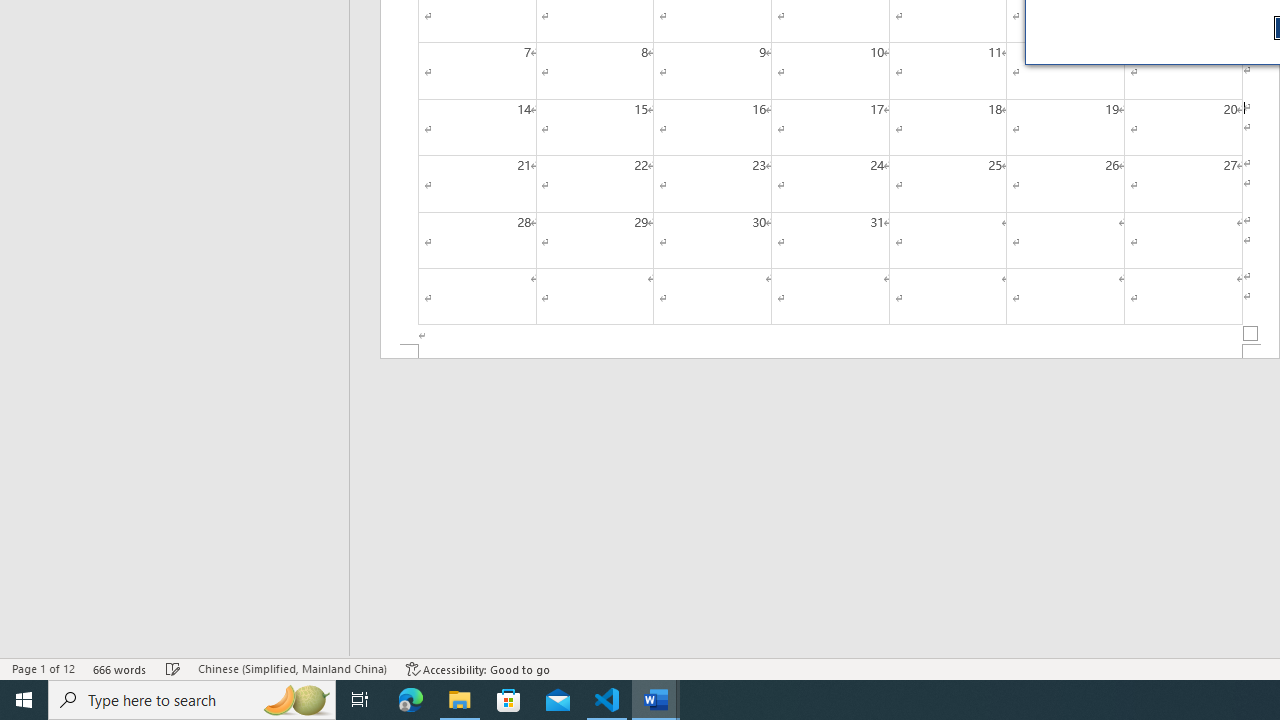 The image size is (1280, 720). What do you see at coordinates (291, 669) in the screenshot?
I see `'Language Chinese (Simplified, Mainland China)'` at bounding box center [291, 669].